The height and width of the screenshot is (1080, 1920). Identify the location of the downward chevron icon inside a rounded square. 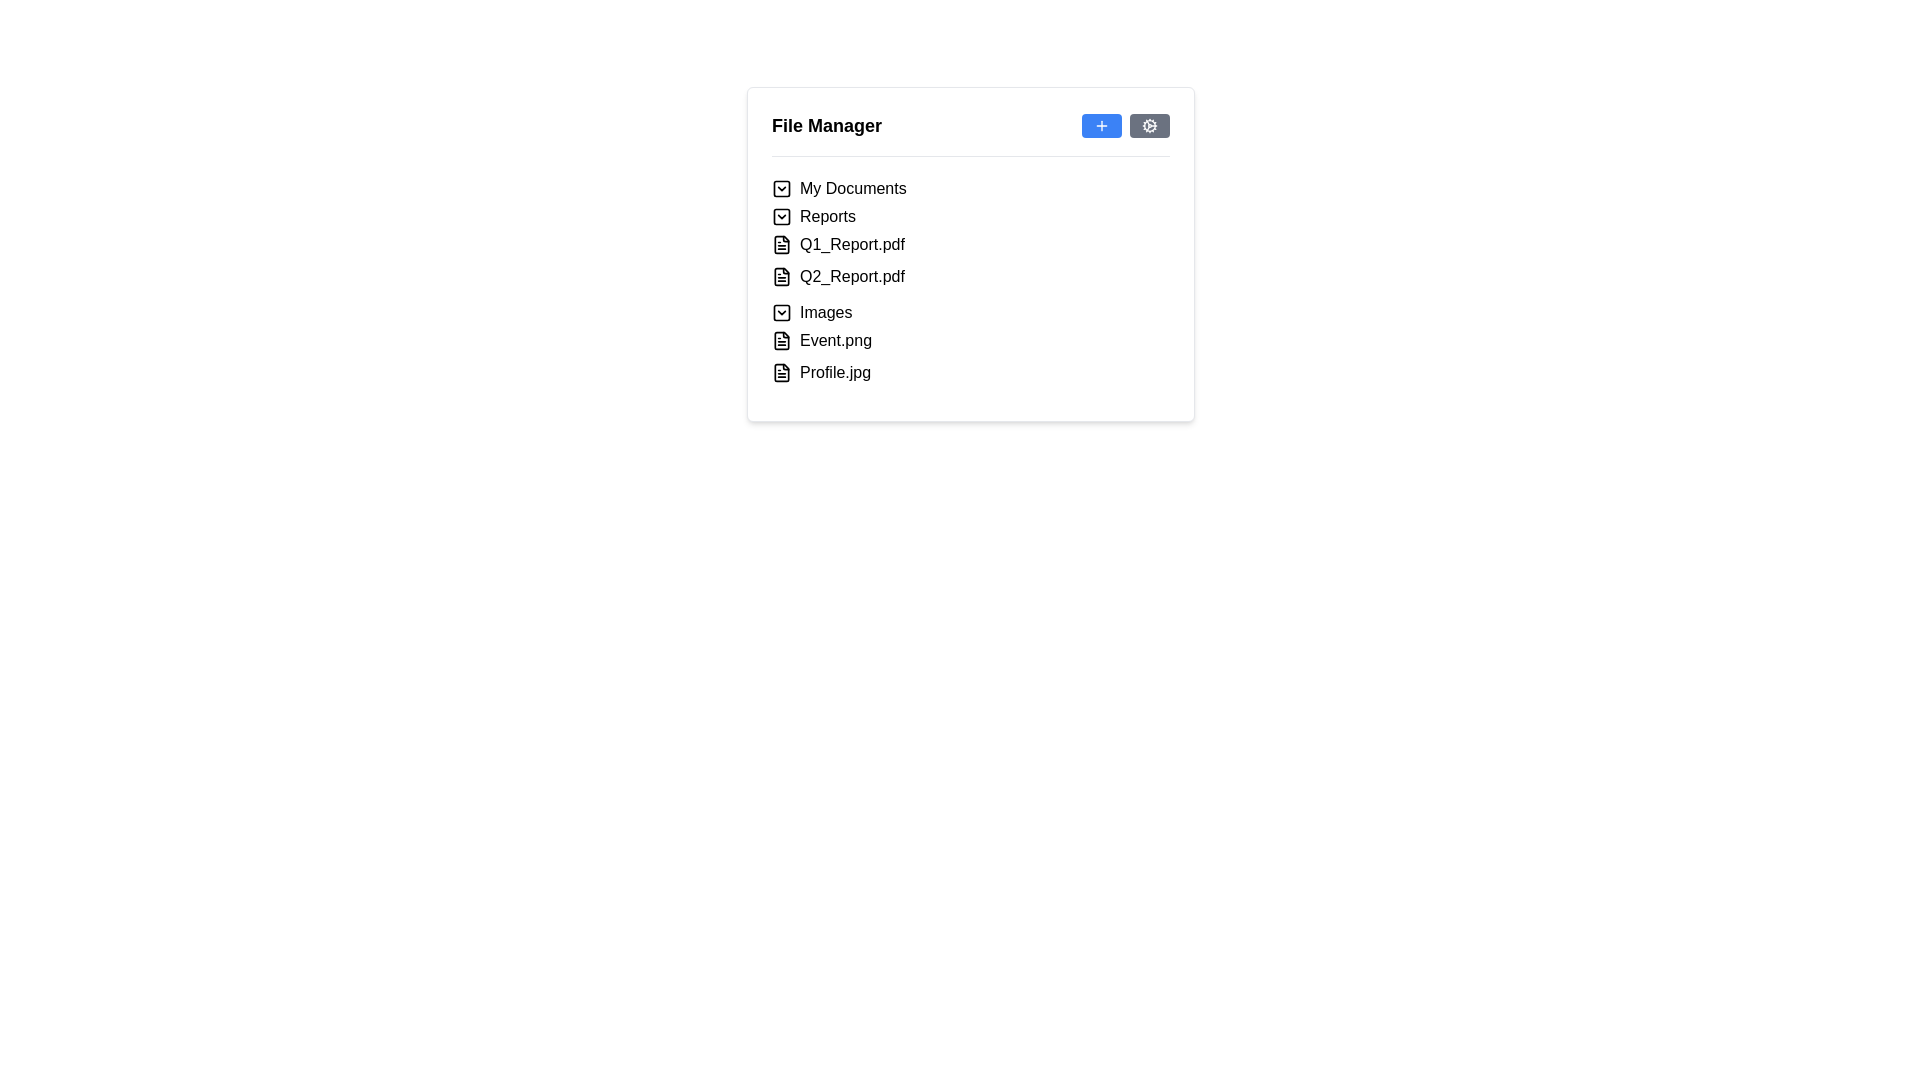
(781, 189).